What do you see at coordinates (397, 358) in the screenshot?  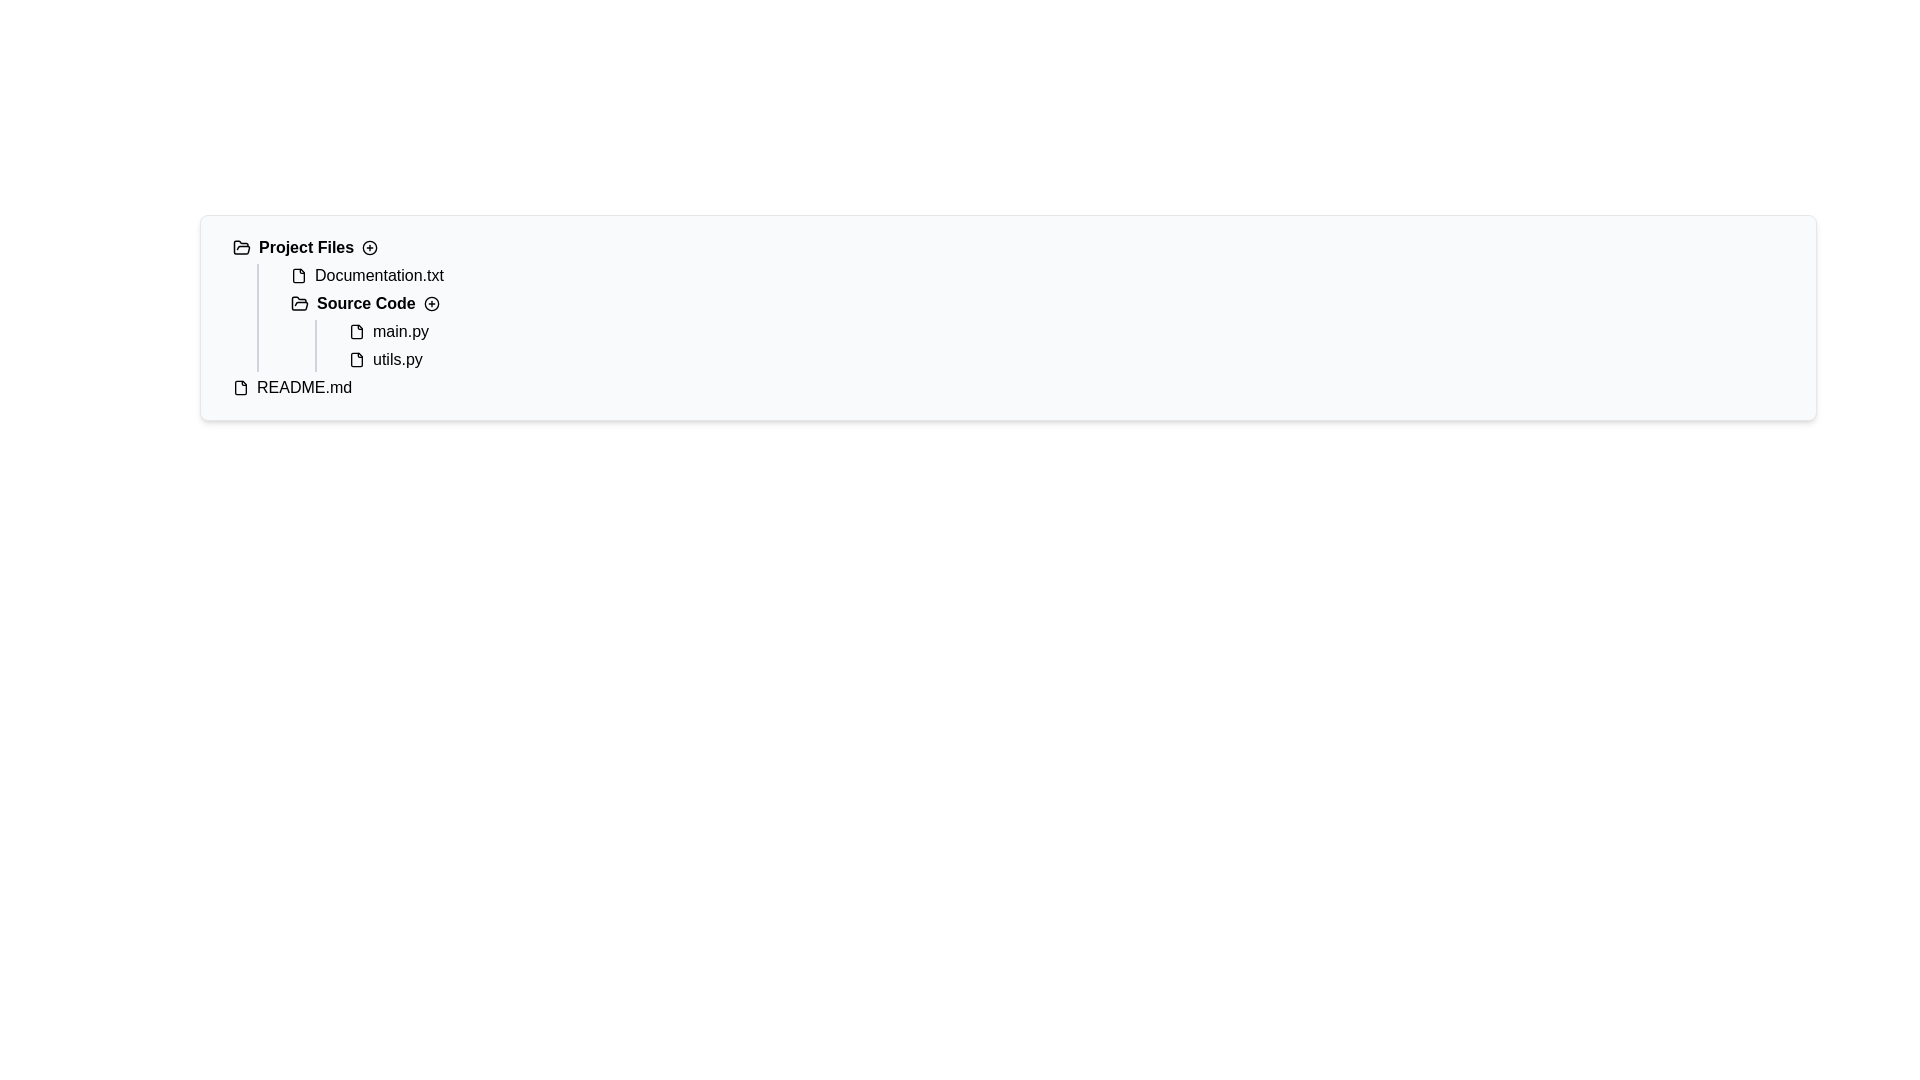 I see `the text label displaying 'utils.py'` at bounding box center [397, 358].